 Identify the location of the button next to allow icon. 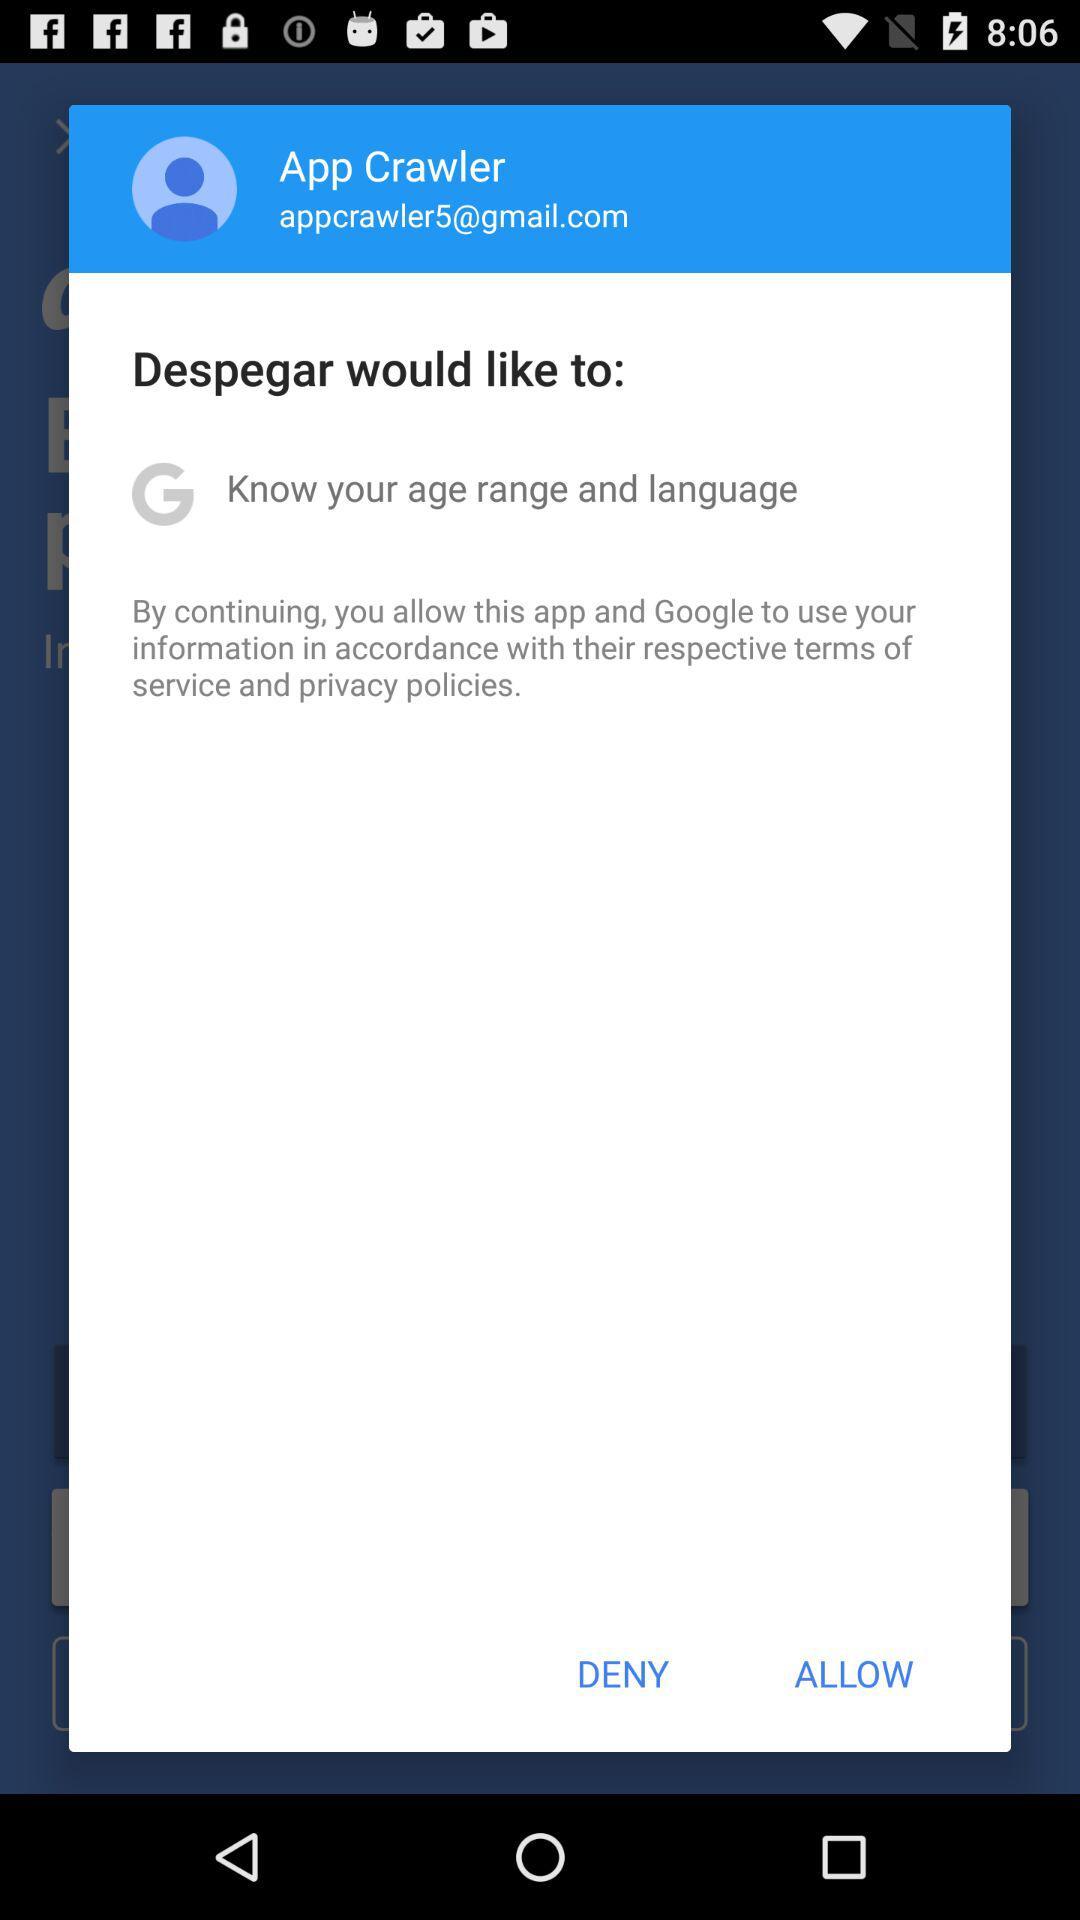
(621, 1673).